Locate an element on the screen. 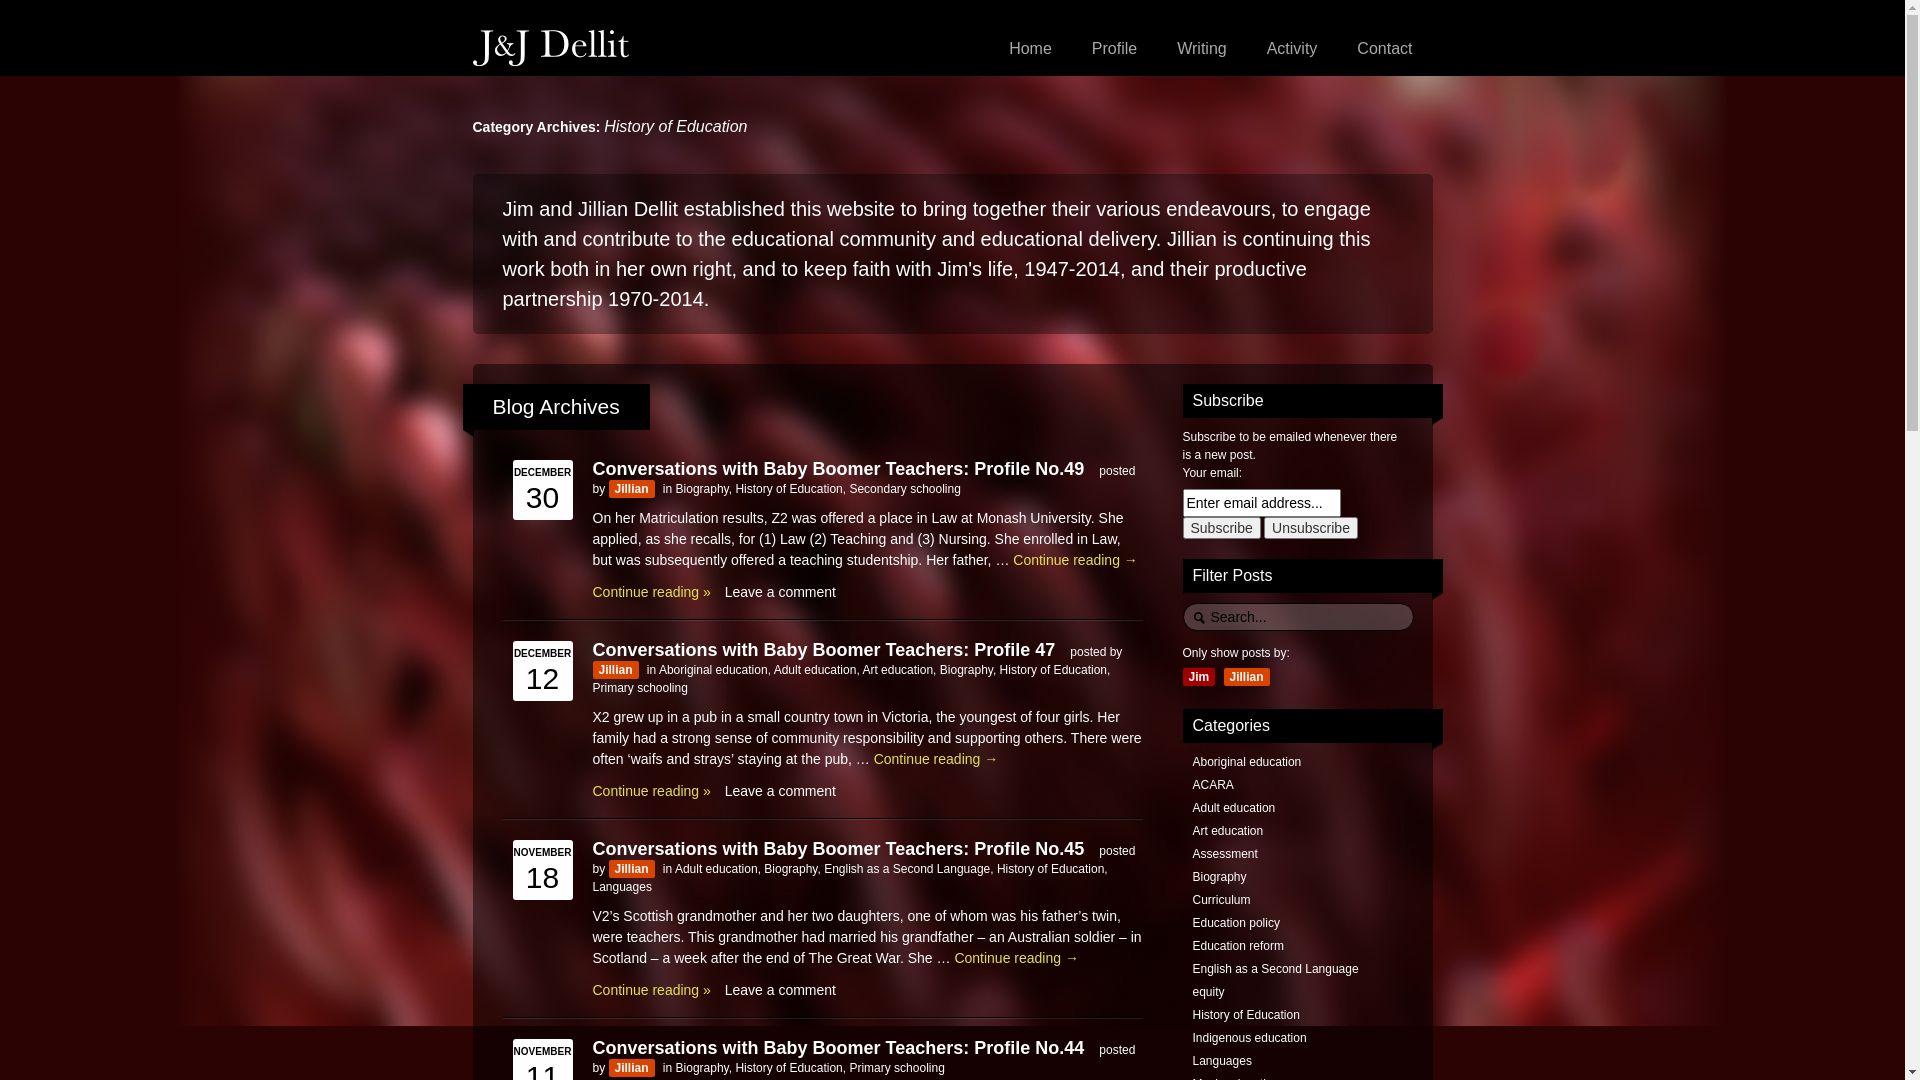 This screenshot has height=1080, width=1920. 'Education reform' is located at coordinates (1191, 945).